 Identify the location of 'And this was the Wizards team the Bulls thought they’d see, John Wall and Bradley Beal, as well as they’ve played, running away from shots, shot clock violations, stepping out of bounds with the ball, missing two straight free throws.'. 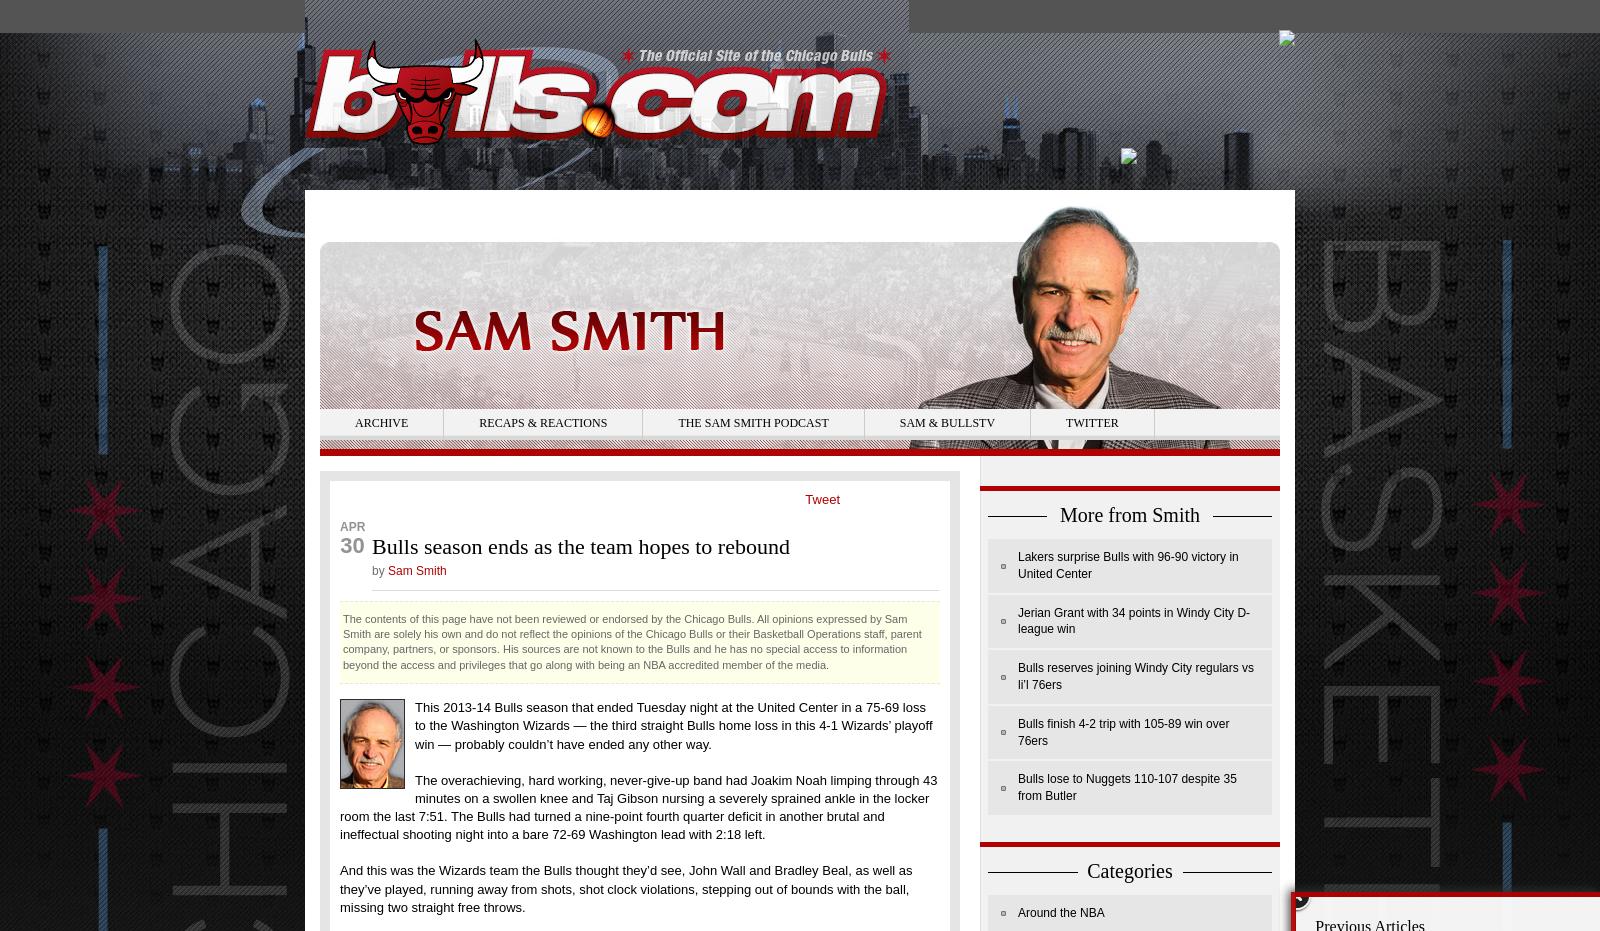
(625, 888).